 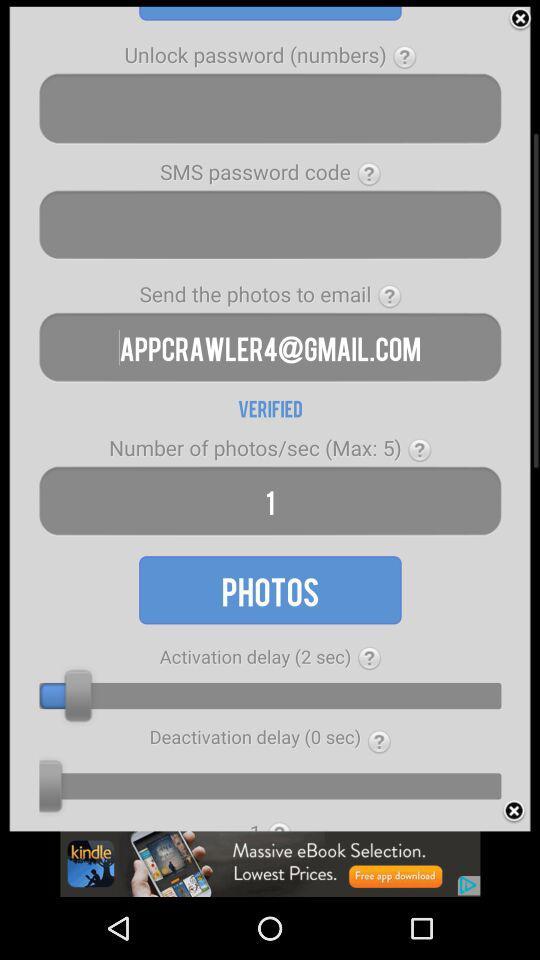 I want to click on the help icon, so click(x=368, y=186).